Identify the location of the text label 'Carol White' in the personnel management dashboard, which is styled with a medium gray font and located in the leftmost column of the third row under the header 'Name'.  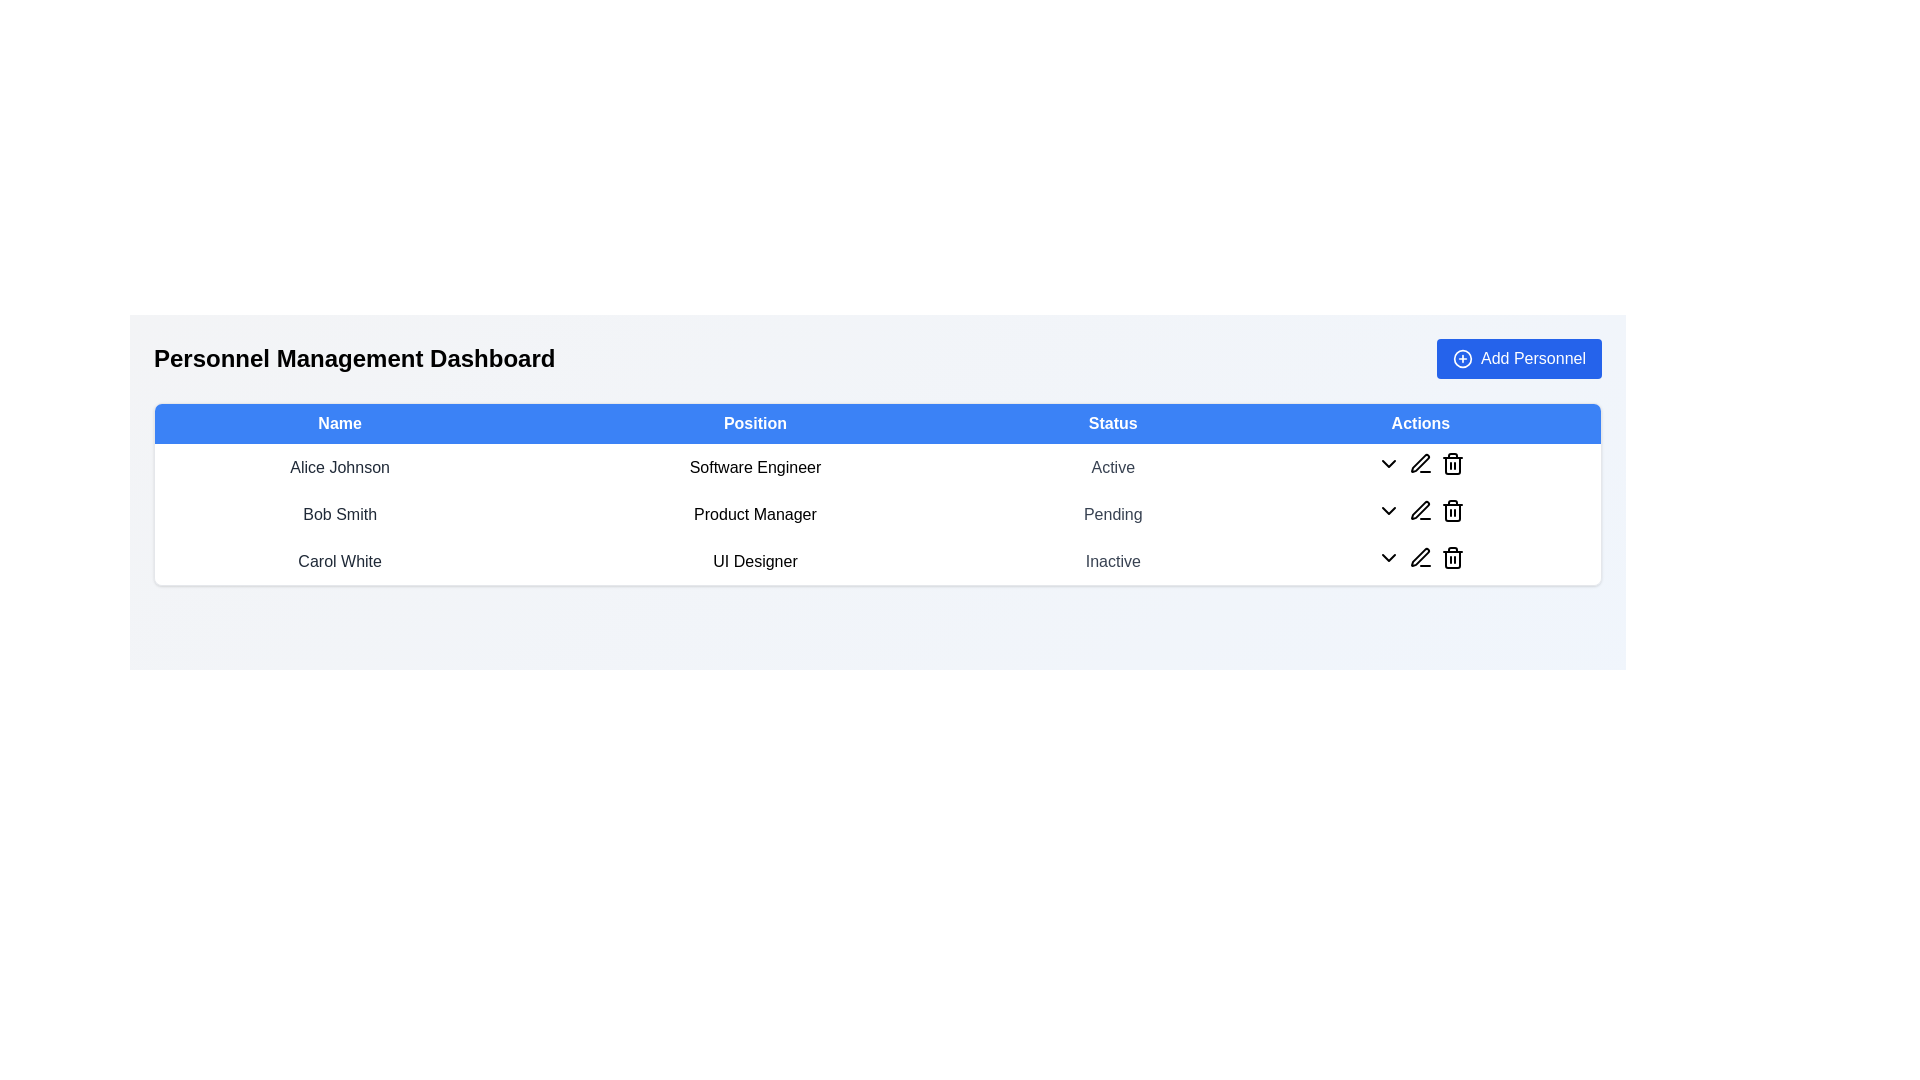
(340, 561).